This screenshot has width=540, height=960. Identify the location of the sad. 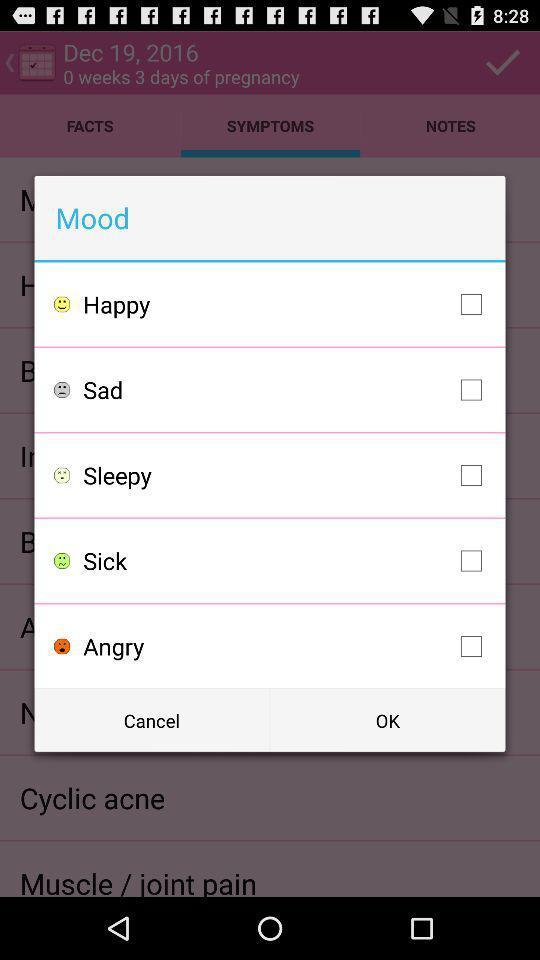
(286, 388).